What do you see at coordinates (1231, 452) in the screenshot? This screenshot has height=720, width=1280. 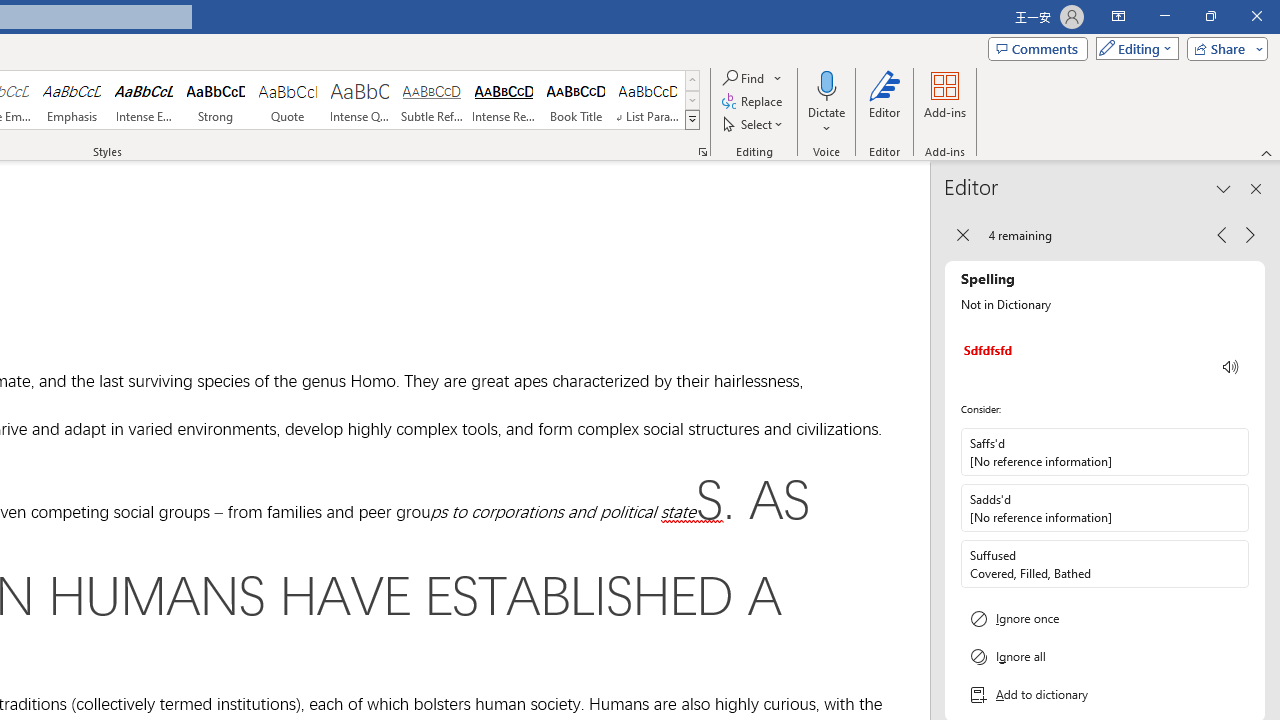 I see `'More options for Saffs'` at bounding box center [1231, 452].